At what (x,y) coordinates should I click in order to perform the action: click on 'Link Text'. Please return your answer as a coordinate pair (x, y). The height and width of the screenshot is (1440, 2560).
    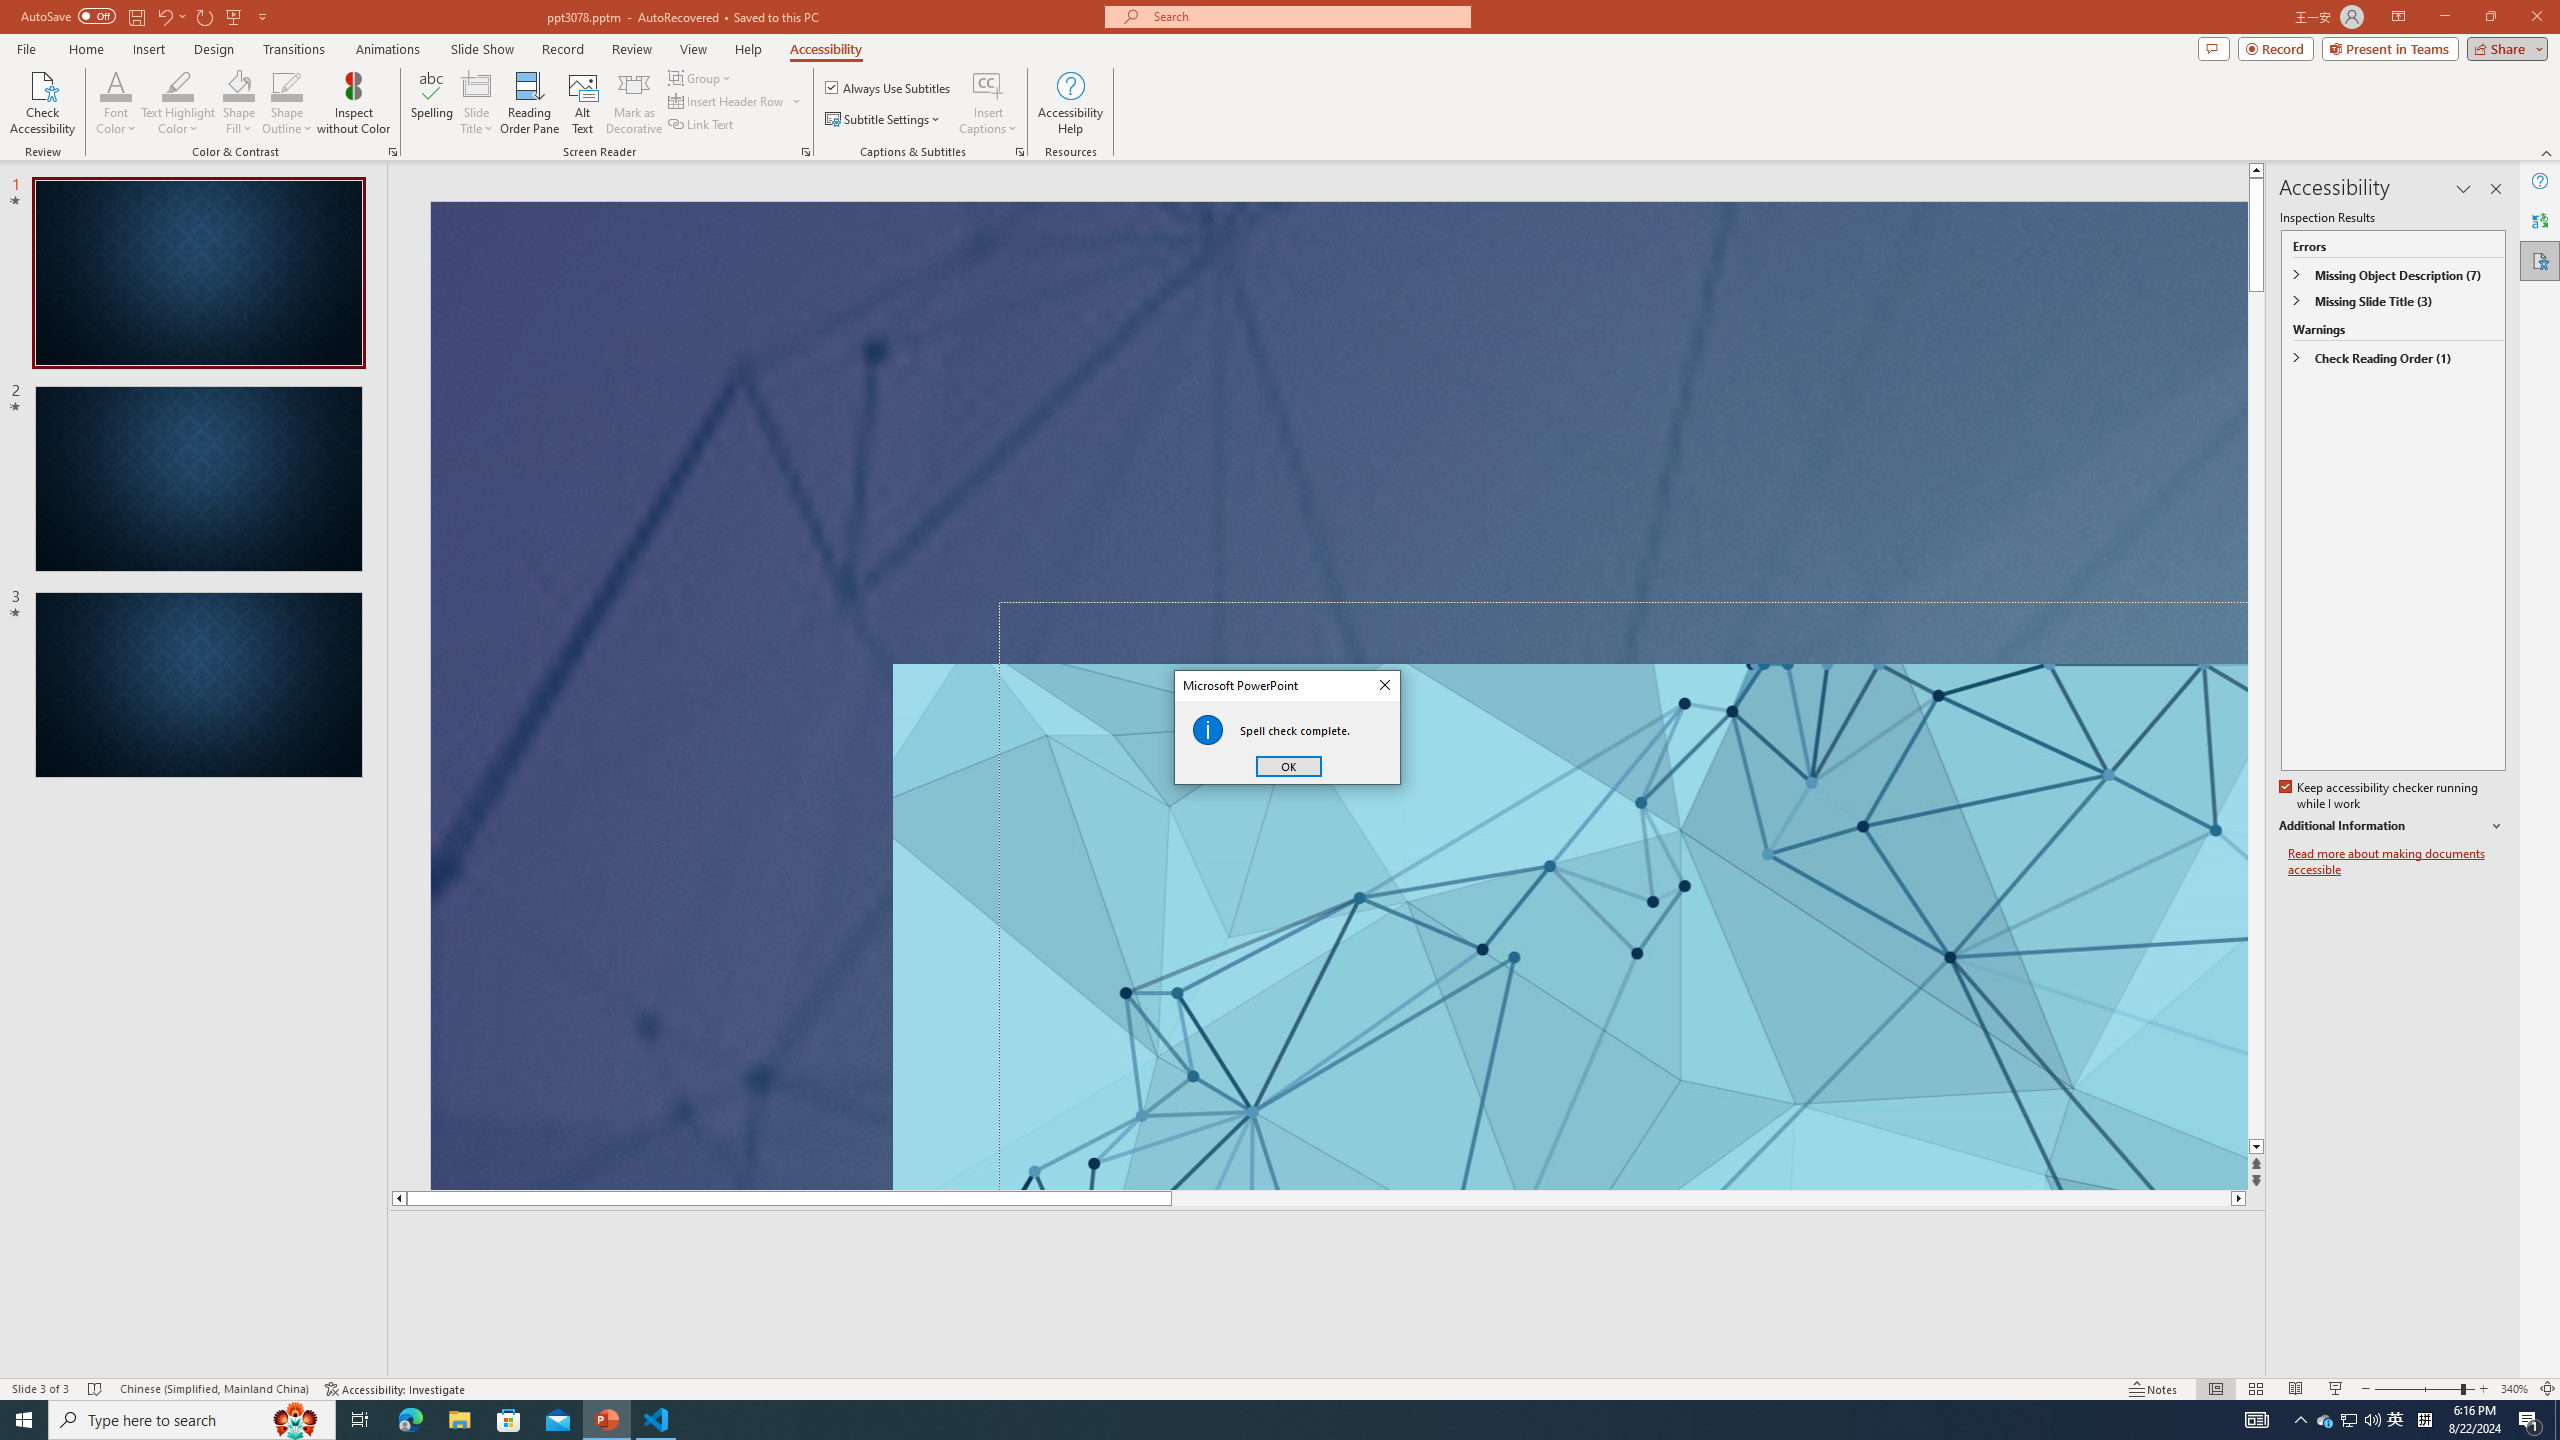
    Looking at the image, I should click on (701, 122).